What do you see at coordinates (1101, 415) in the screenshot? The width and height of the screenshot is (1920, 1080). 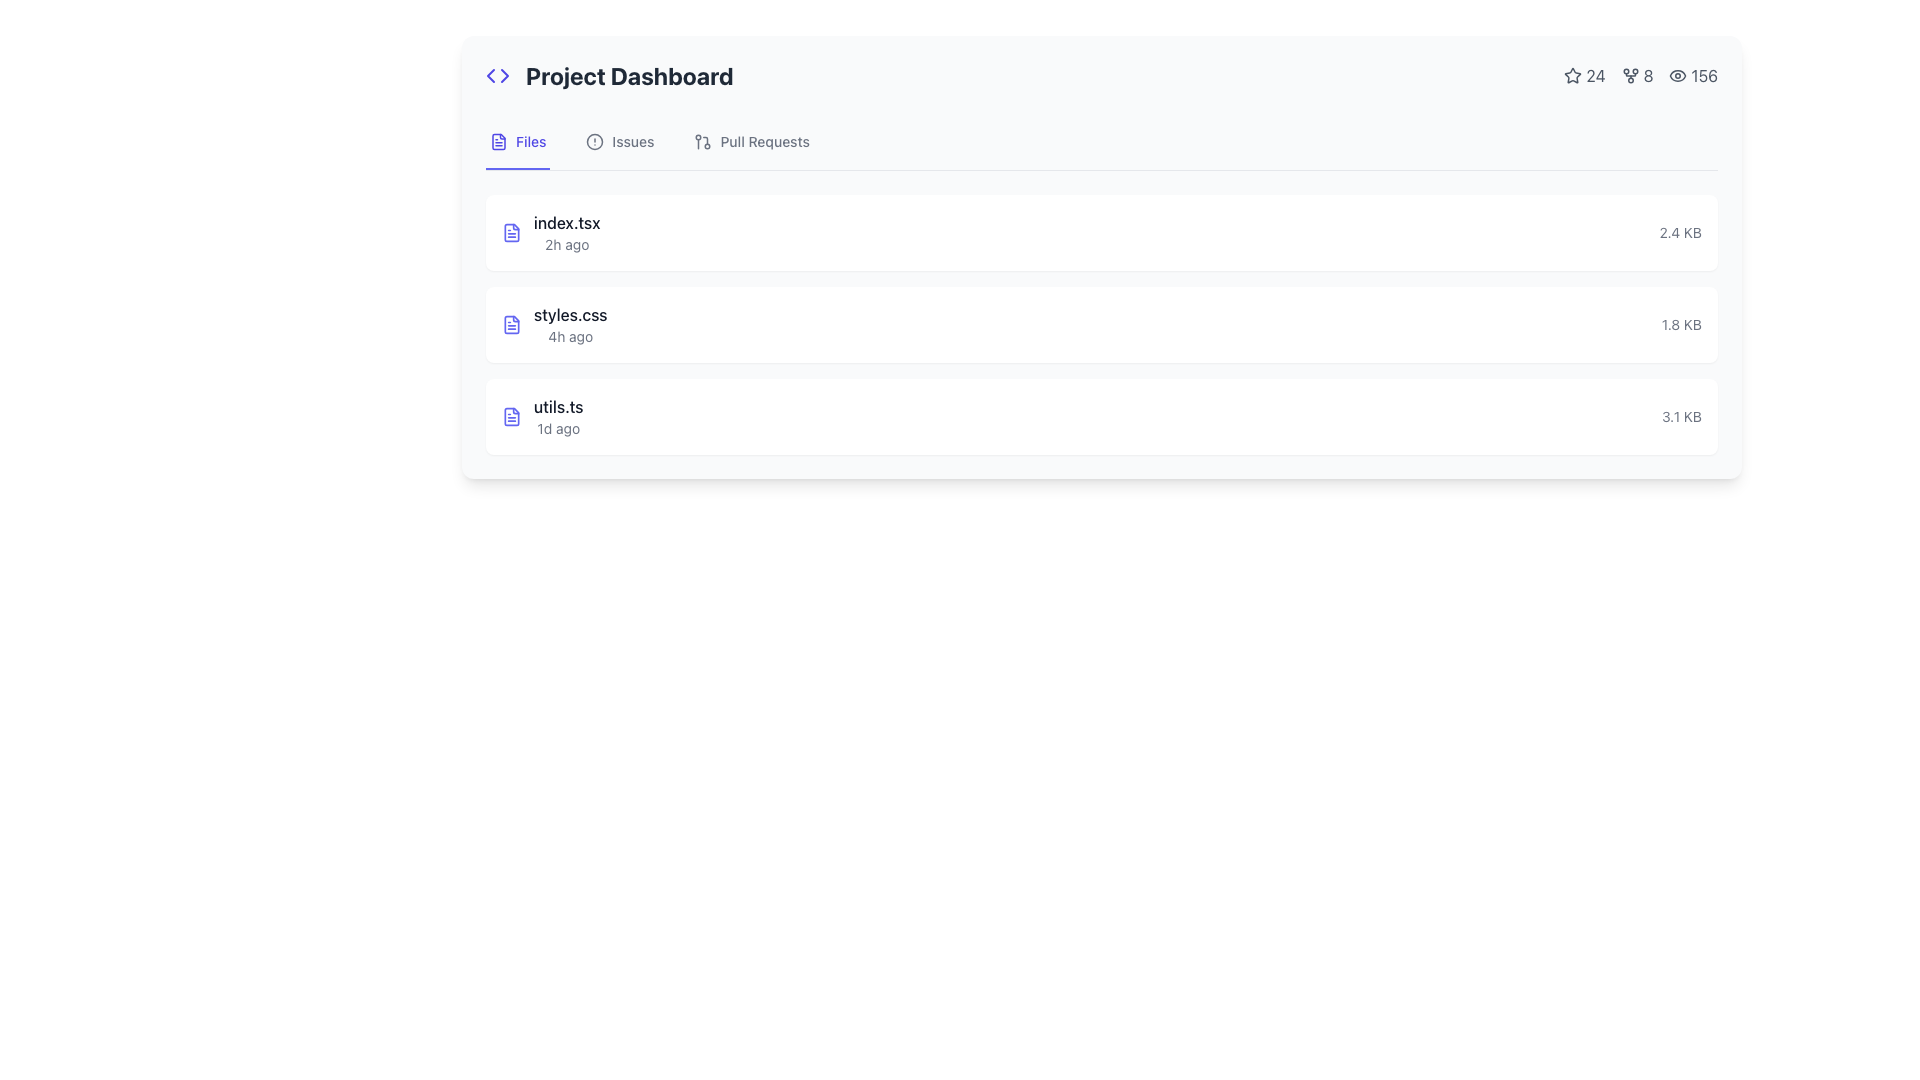 I see `the file list entry representing 'utils.ts', which is the third item in the vertical list of file entries` at bounding box center [1101, 415].